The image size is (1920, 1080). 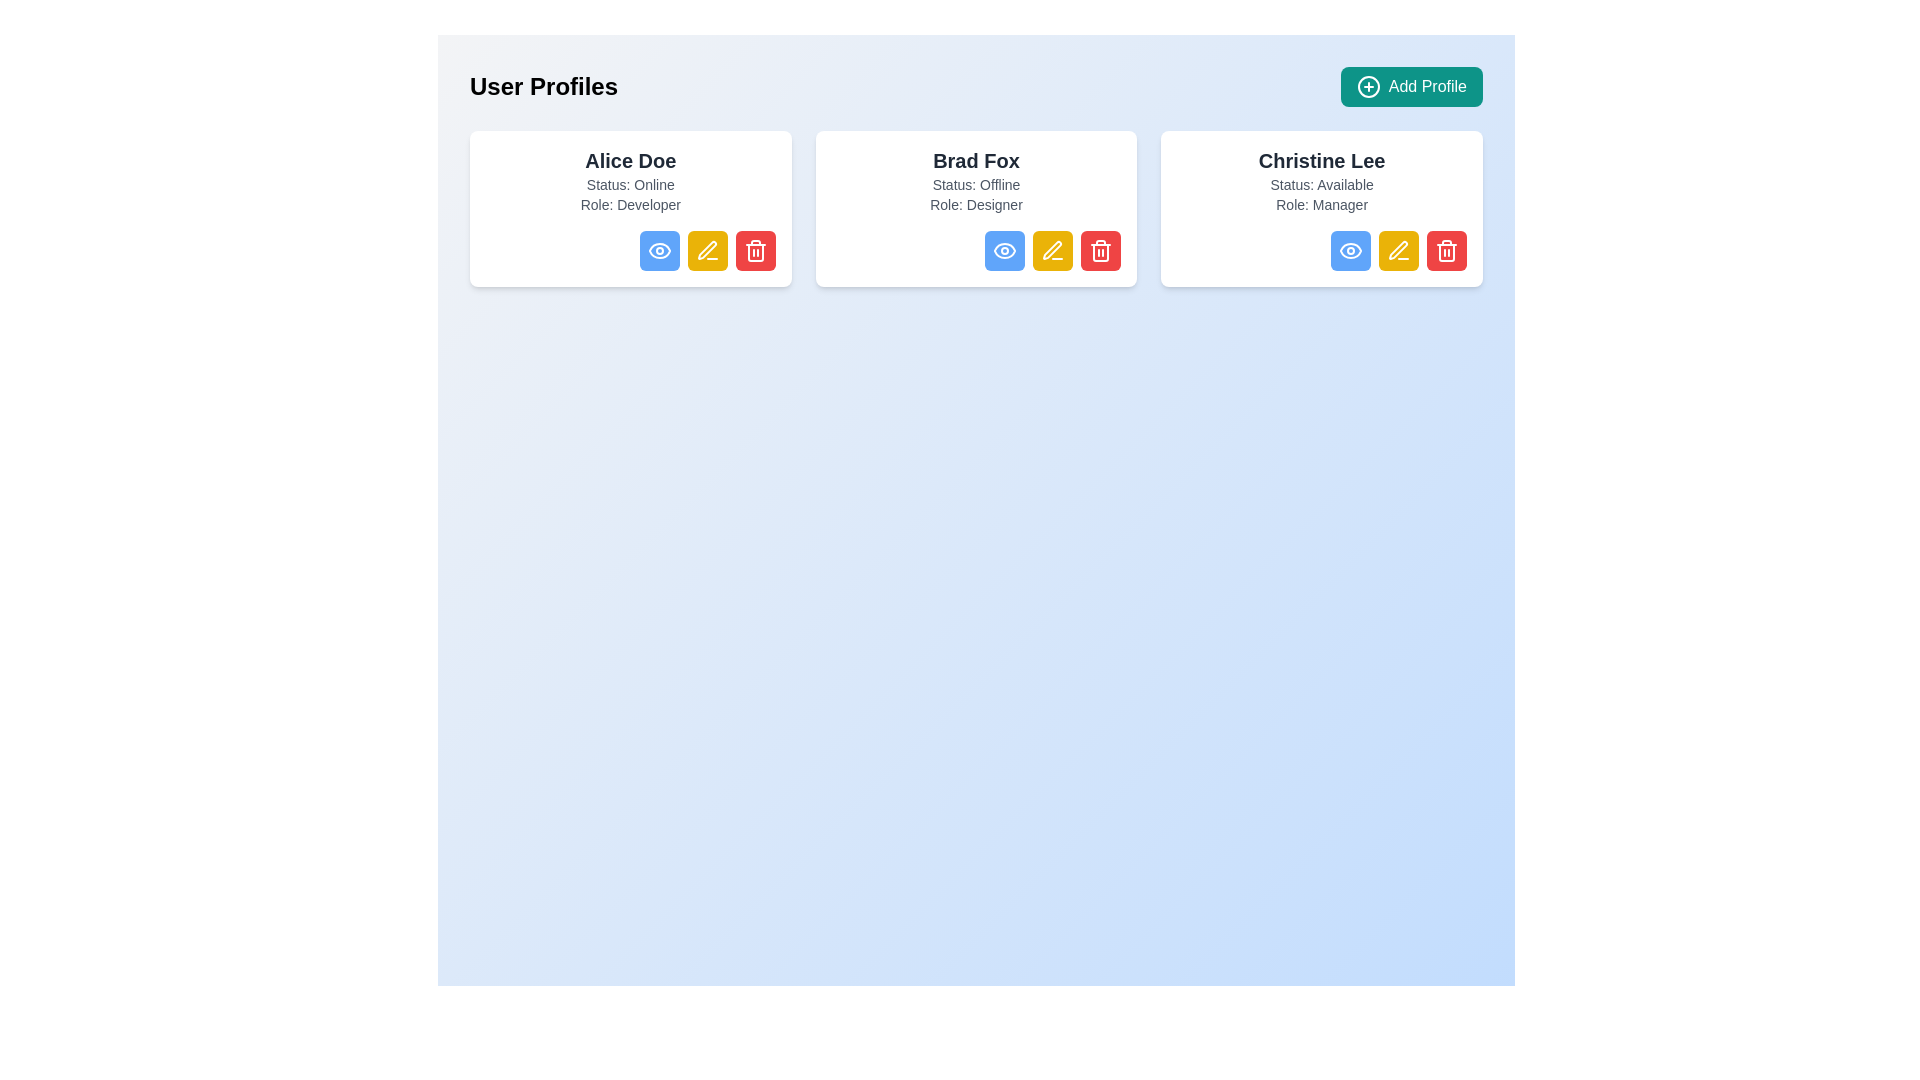 What do you see at coordinates (1410, 86) in the screenshot?
I see `the 'Add Profile' button with a teal background and white text located in the top-right corner of the 'User Profiles' header to initiate the profile-adding process` at bounding box center [1410, 86].